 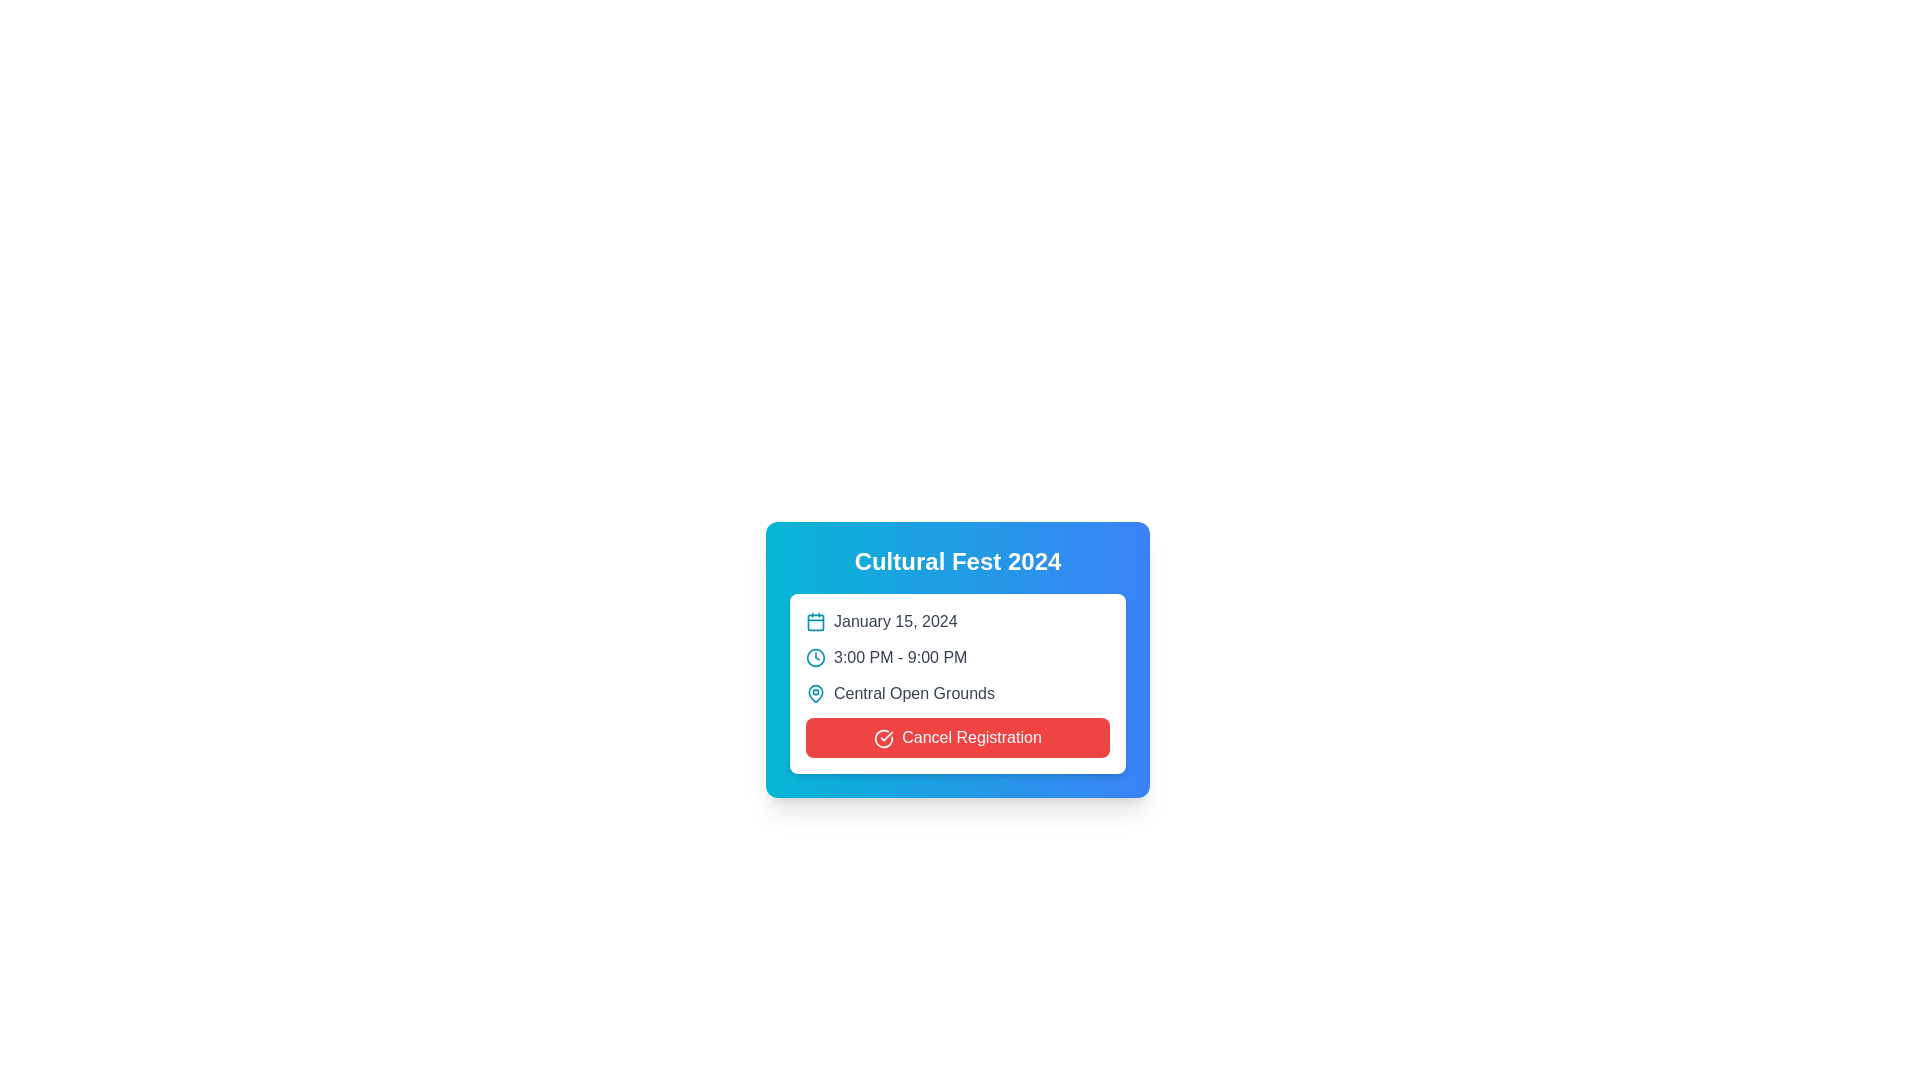 I want to click on text label displaying '3:00 PM - 9:00 PM', which is located centrally within the event details box beneath the date and above the location description, so click(x=899, y=658).